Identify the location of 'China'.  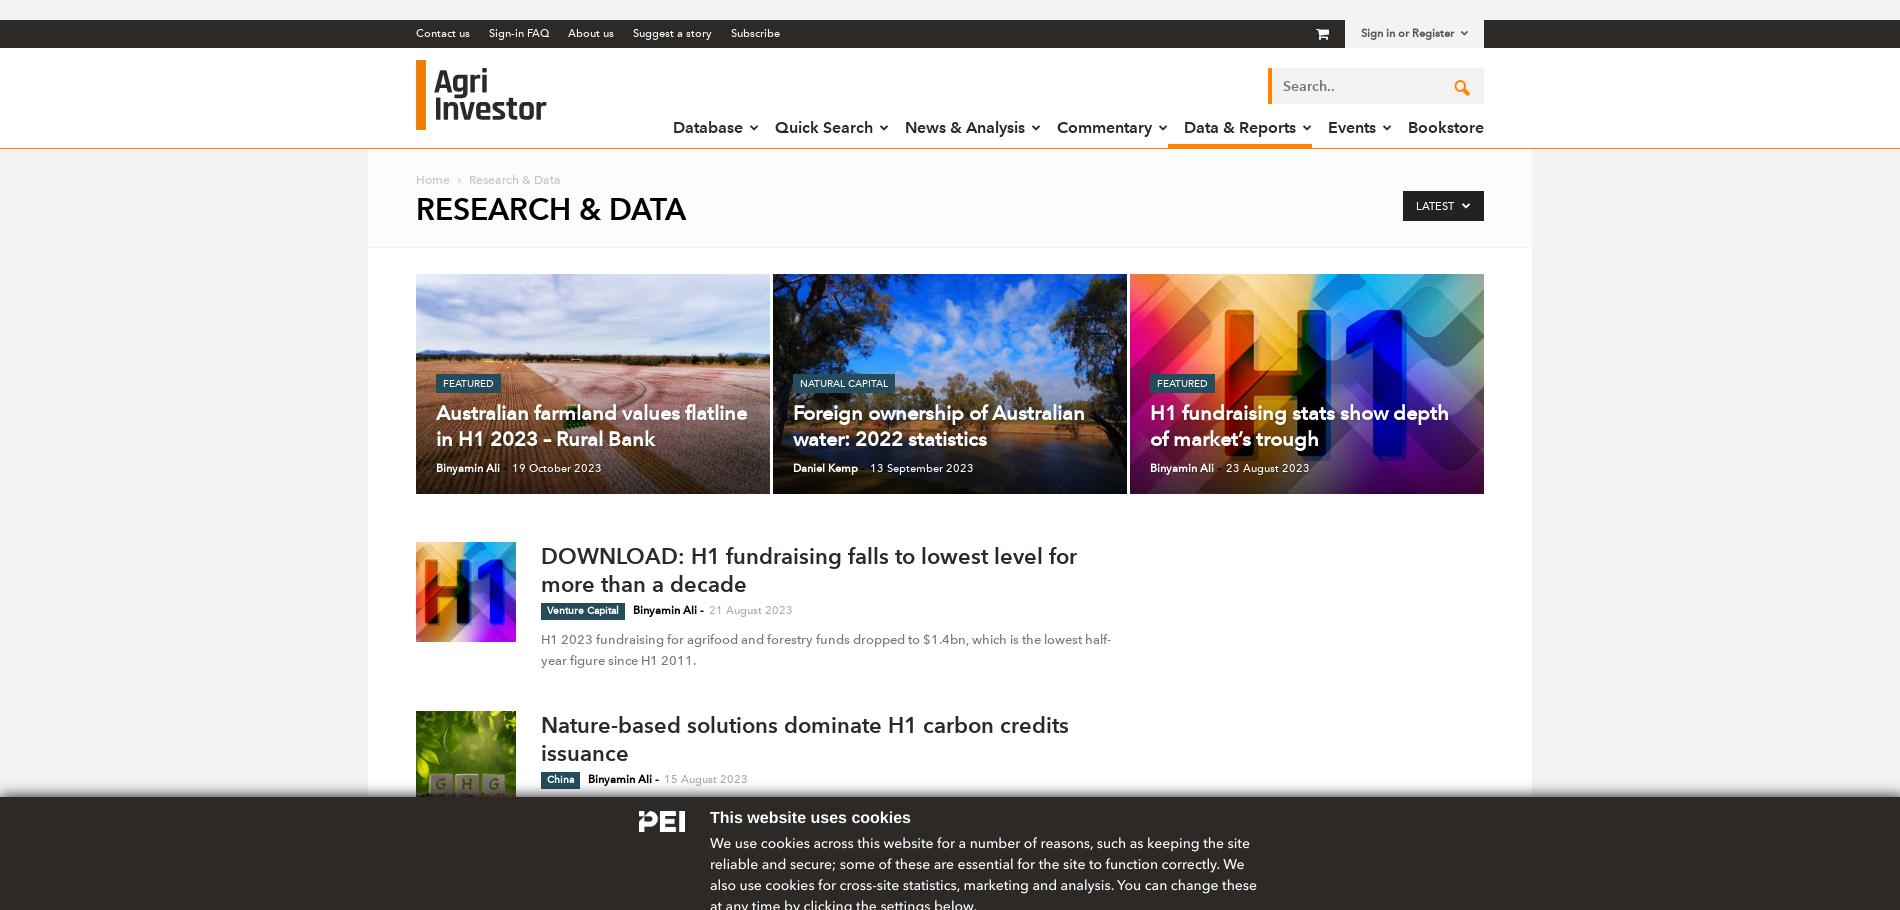
(560, 779).